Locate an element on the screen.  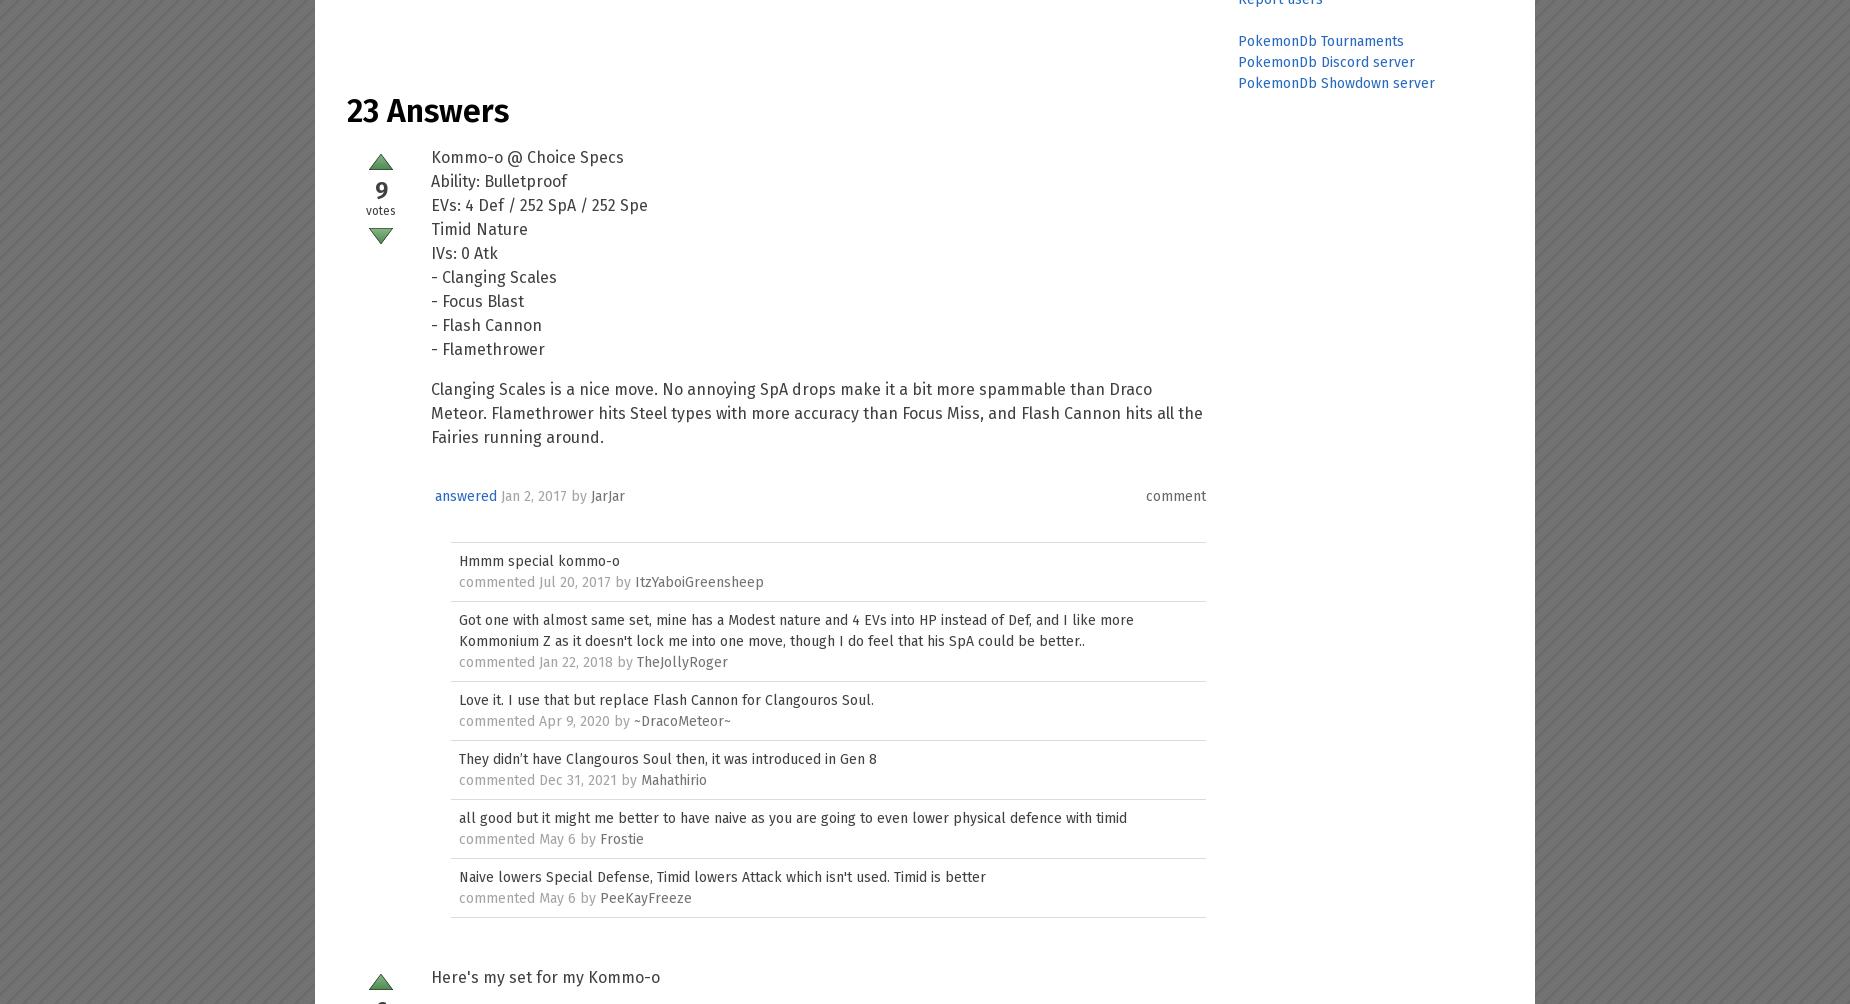
'They didn’t have Clangouros Soul then, it was introduced in Gen 8' is located at coordinates (668, 759).